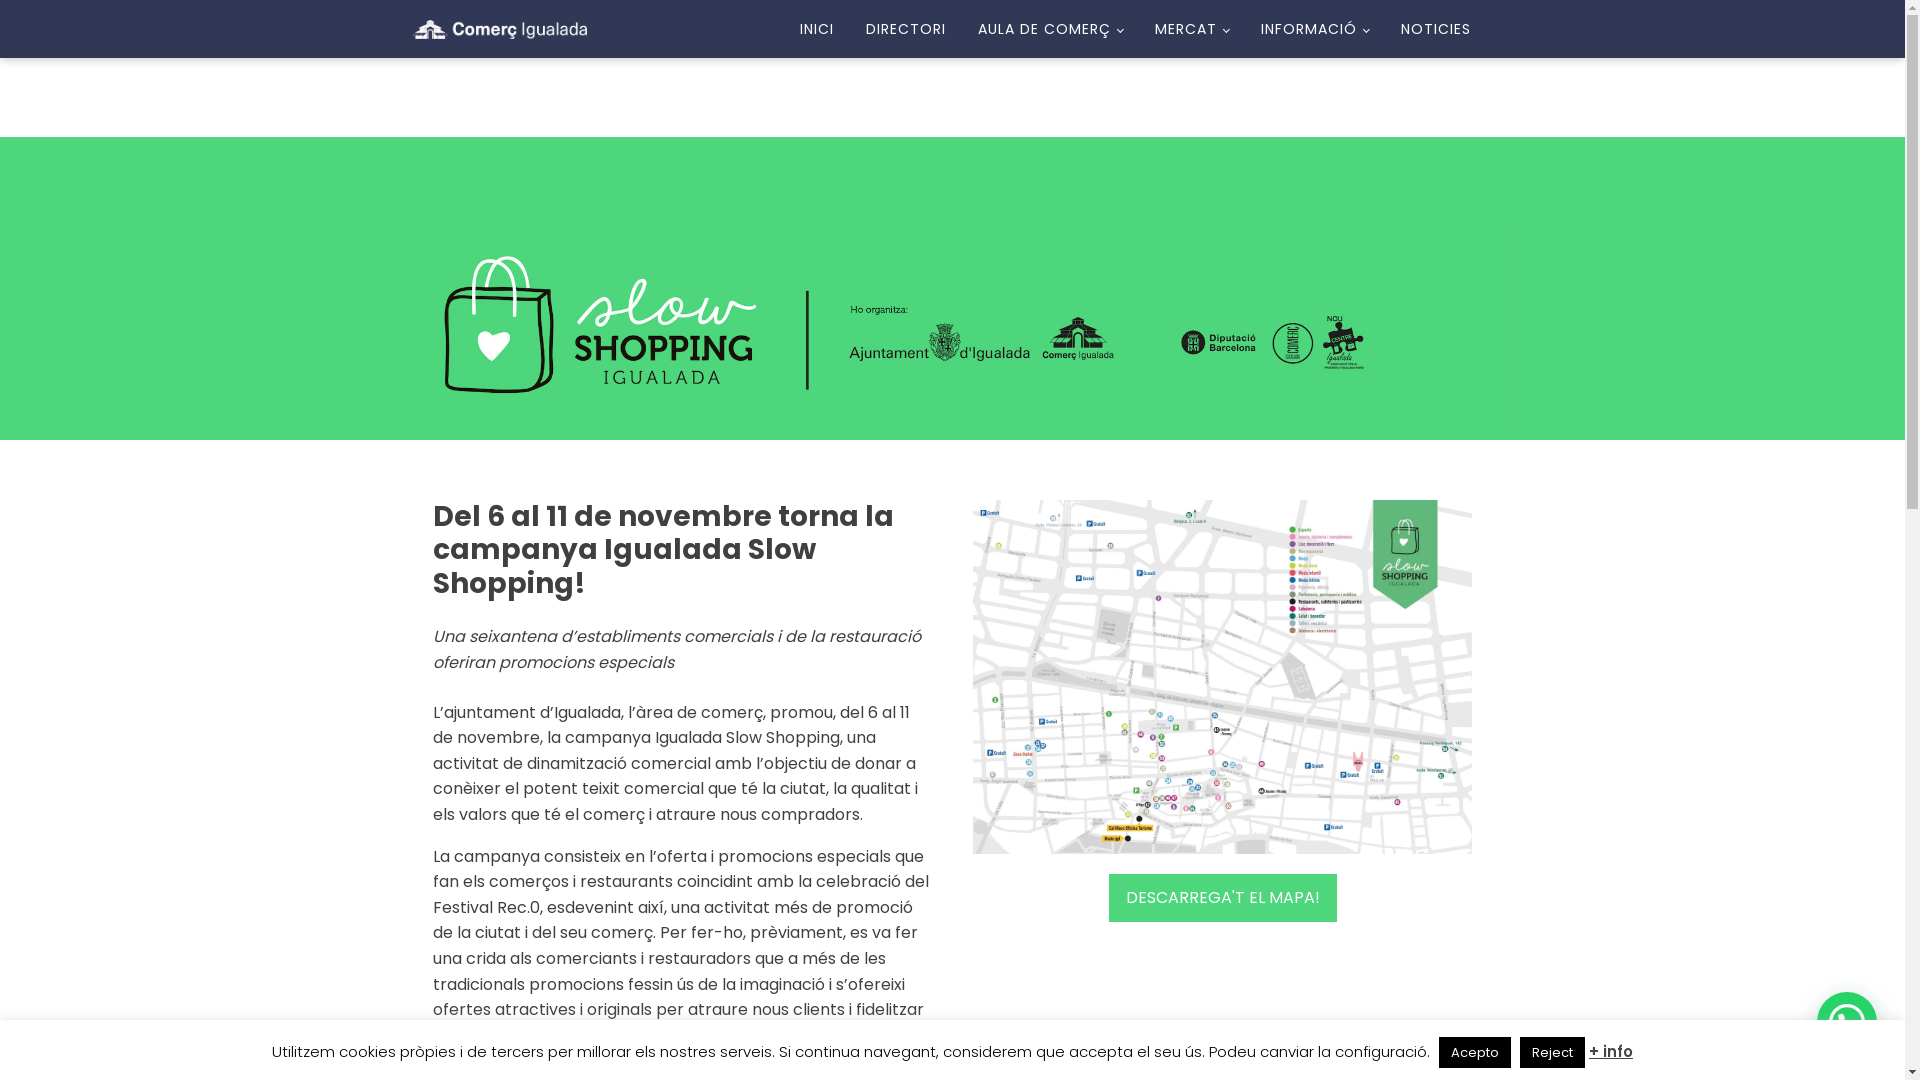  What do you see at coordinates (905, 29) in the screenshot?
I see `'DIRECTORI'` at bounding box center [905, 29].